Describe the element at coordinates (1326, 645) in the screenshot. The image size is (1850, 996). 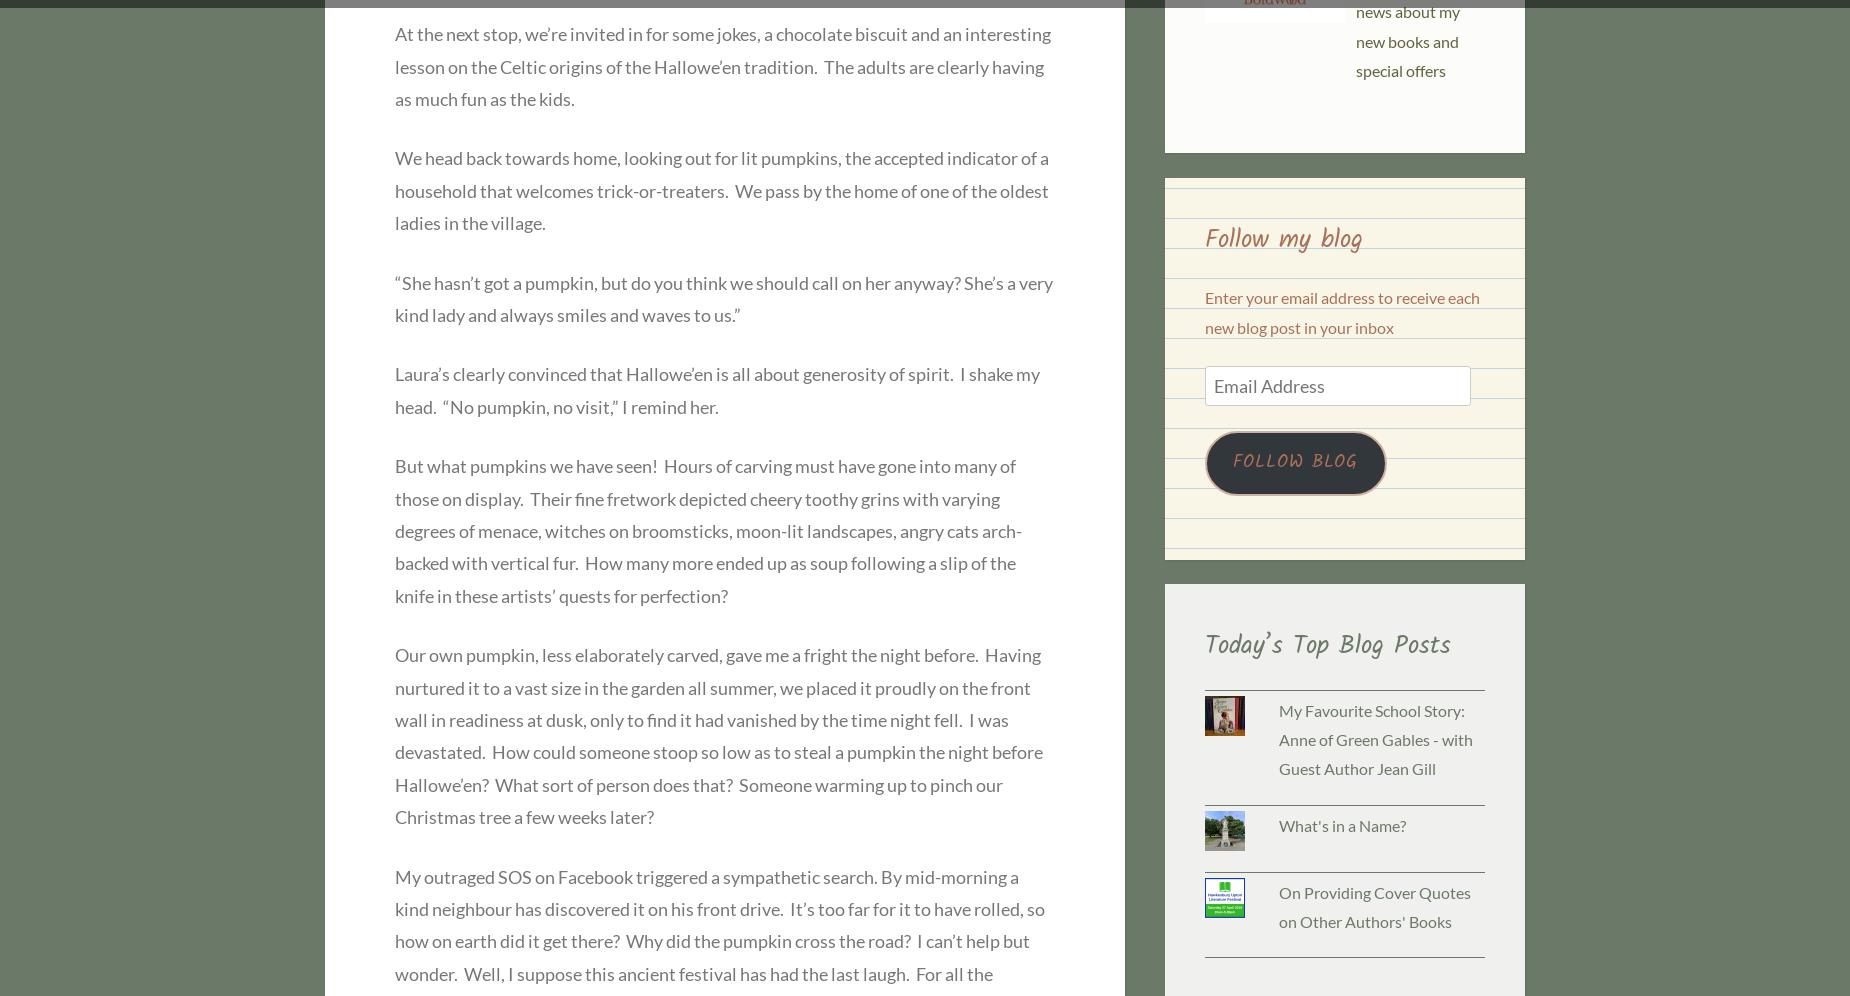
I see `'Today’s Top Blog Posts'` at that location.